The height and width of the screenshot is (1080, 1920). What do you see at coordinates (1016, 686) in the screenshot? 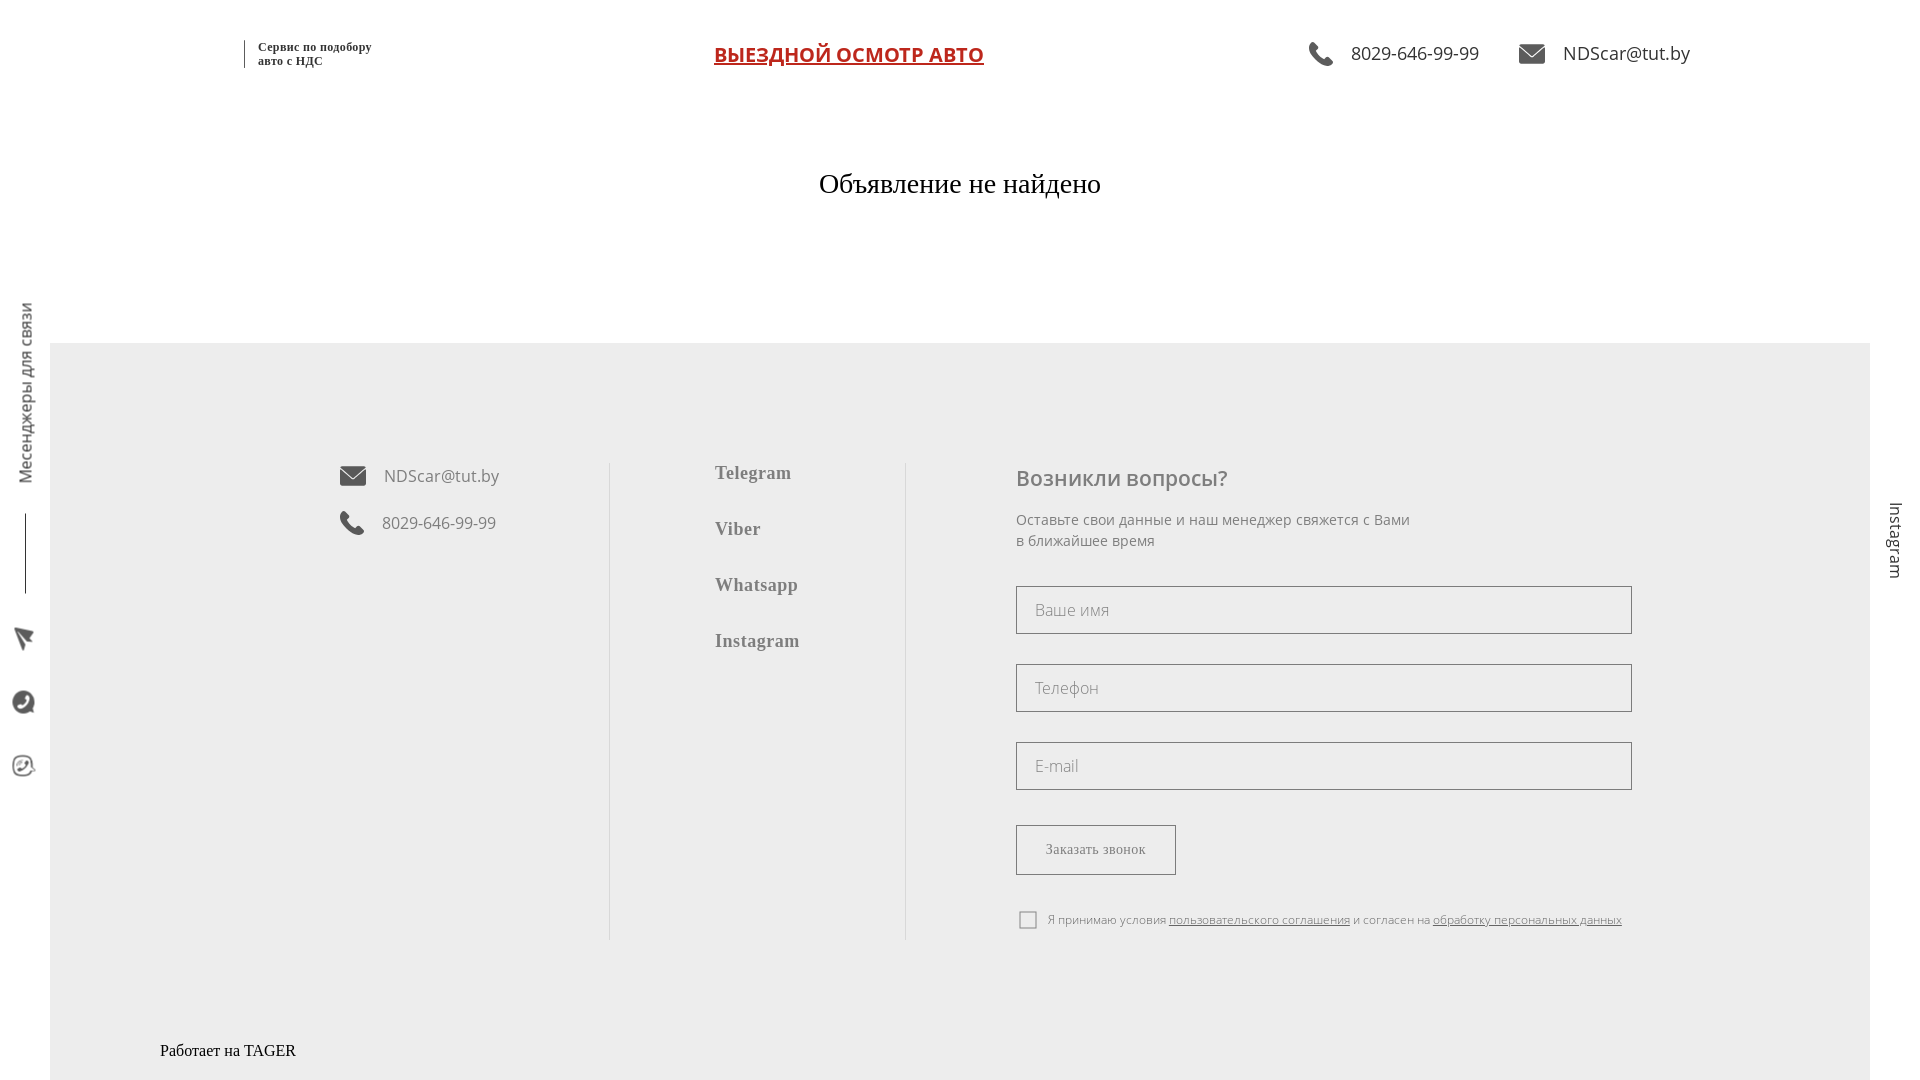
I see `'ndsCar'` at bounding box center [1016, 686].